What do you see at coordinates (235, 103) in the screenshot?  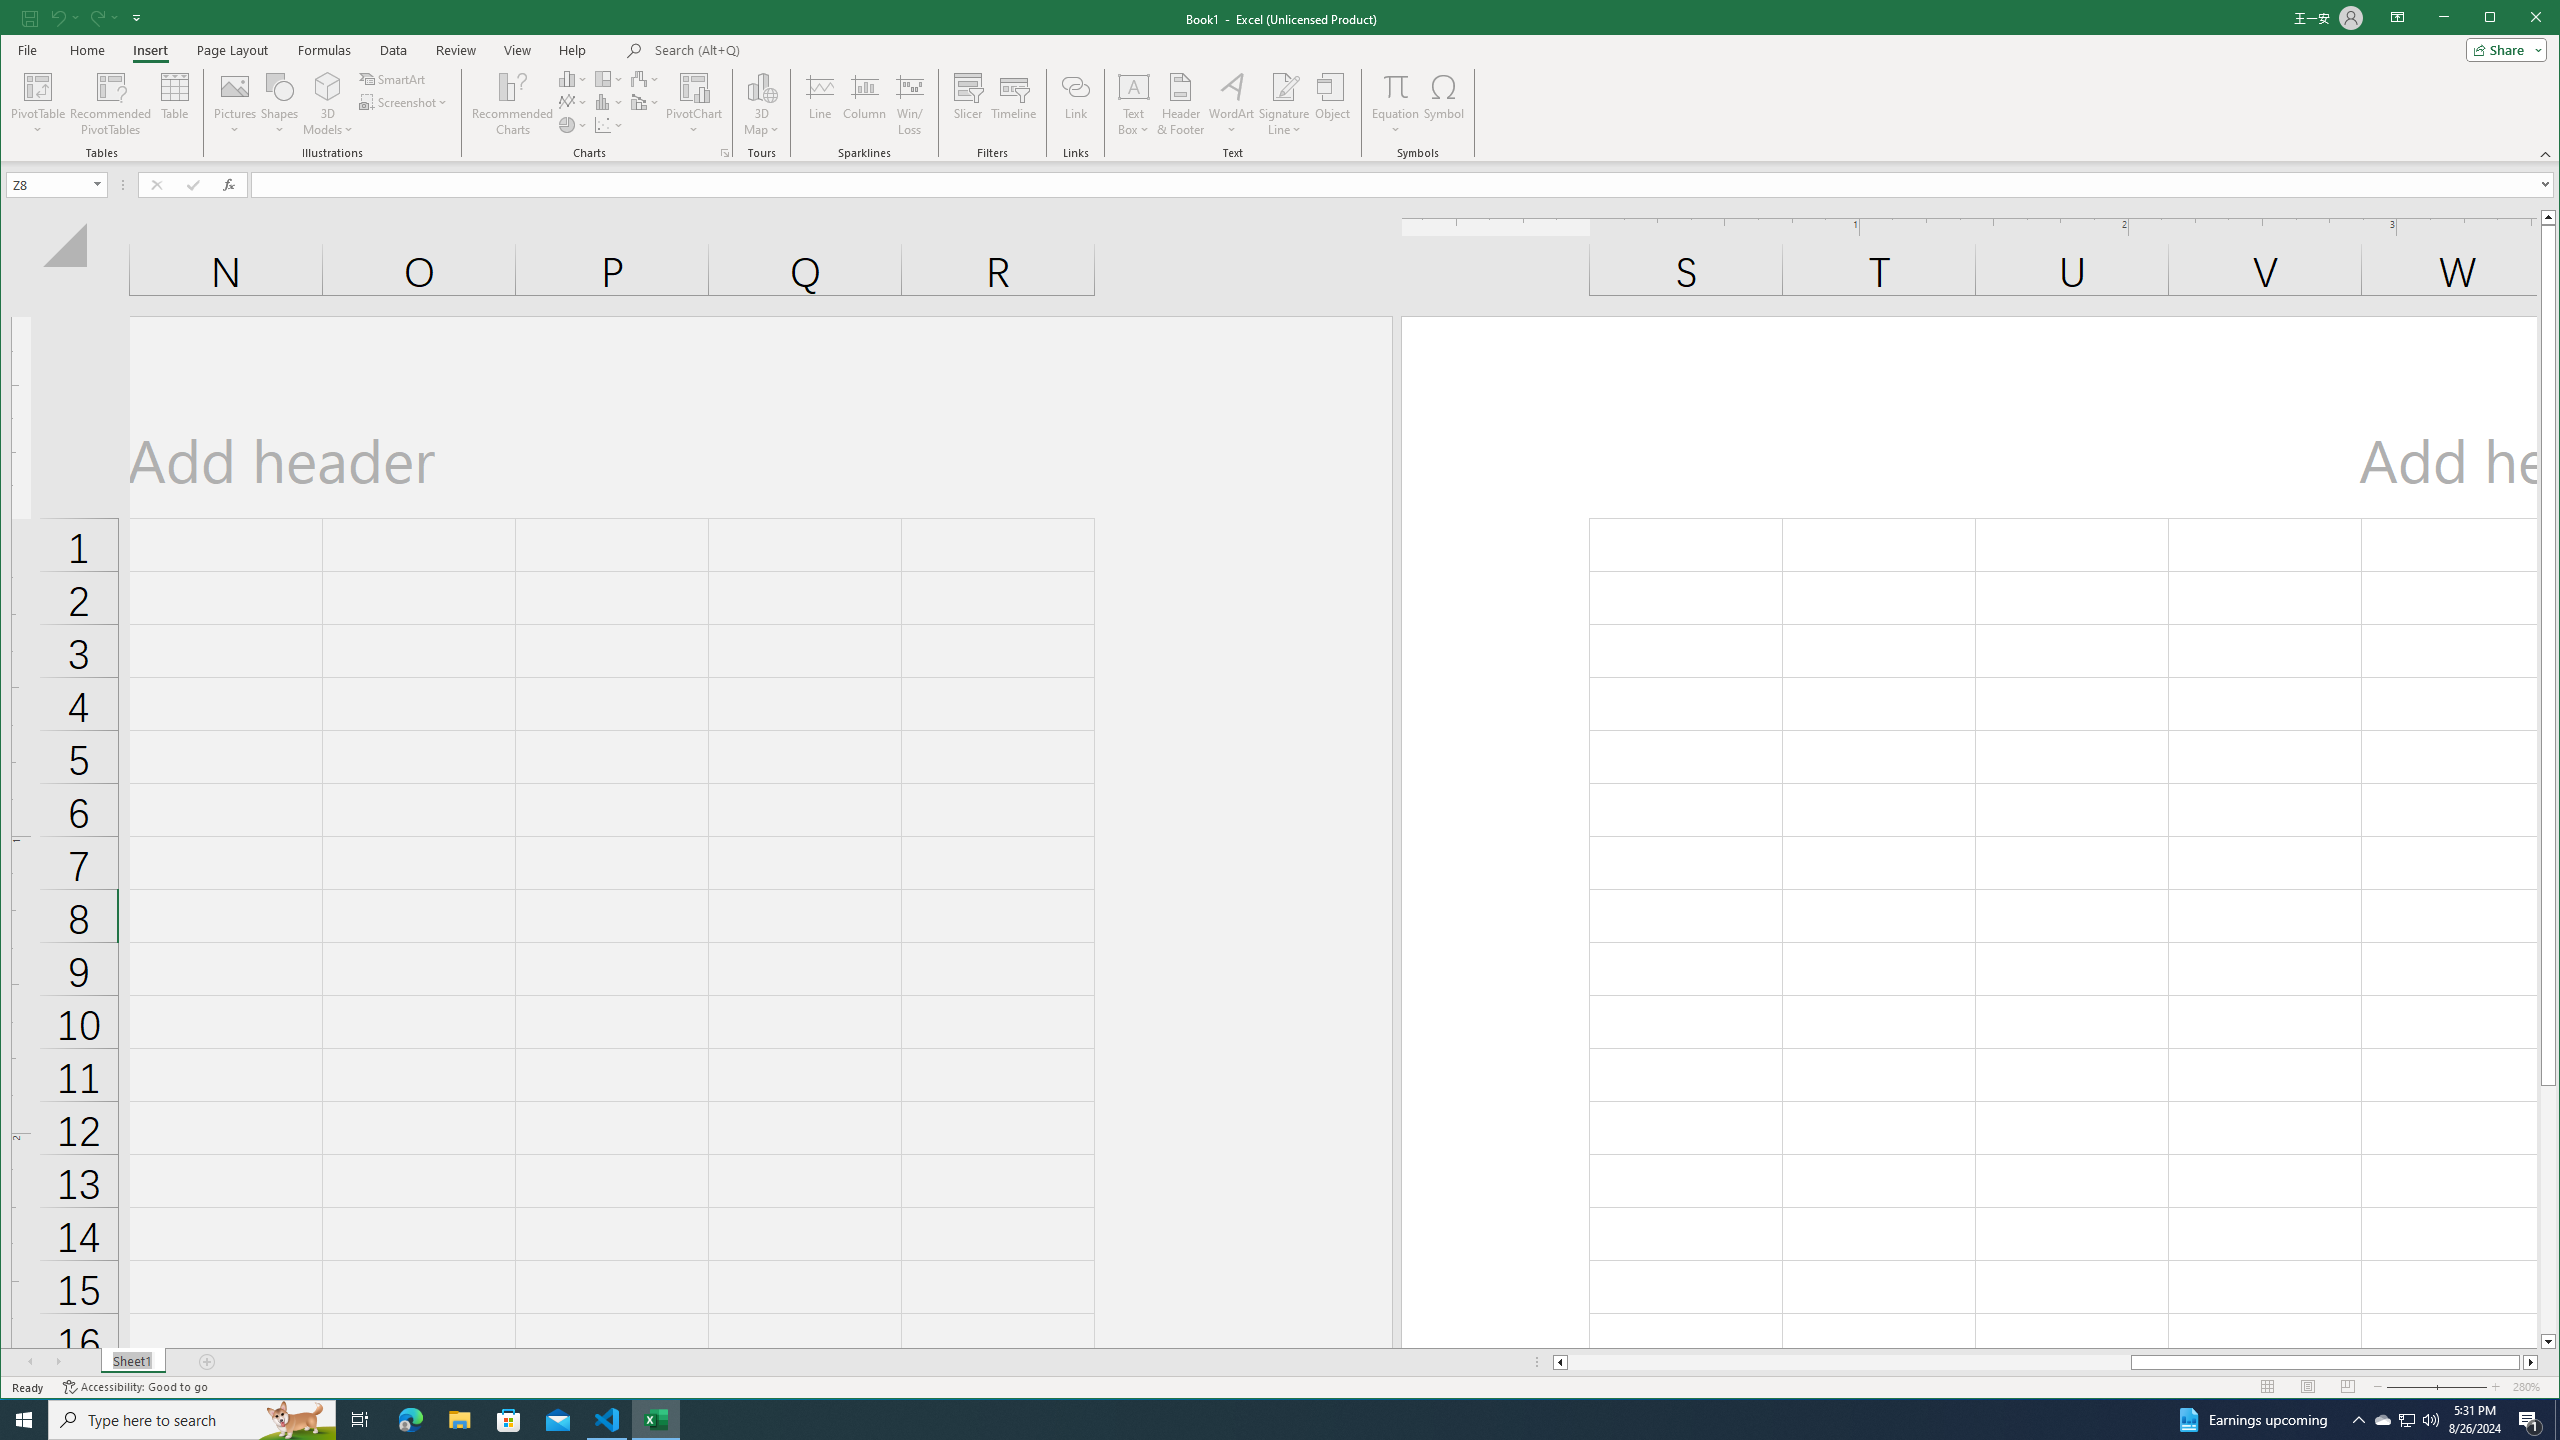 I see `'Pictures'` at bounding box center [235, 103].